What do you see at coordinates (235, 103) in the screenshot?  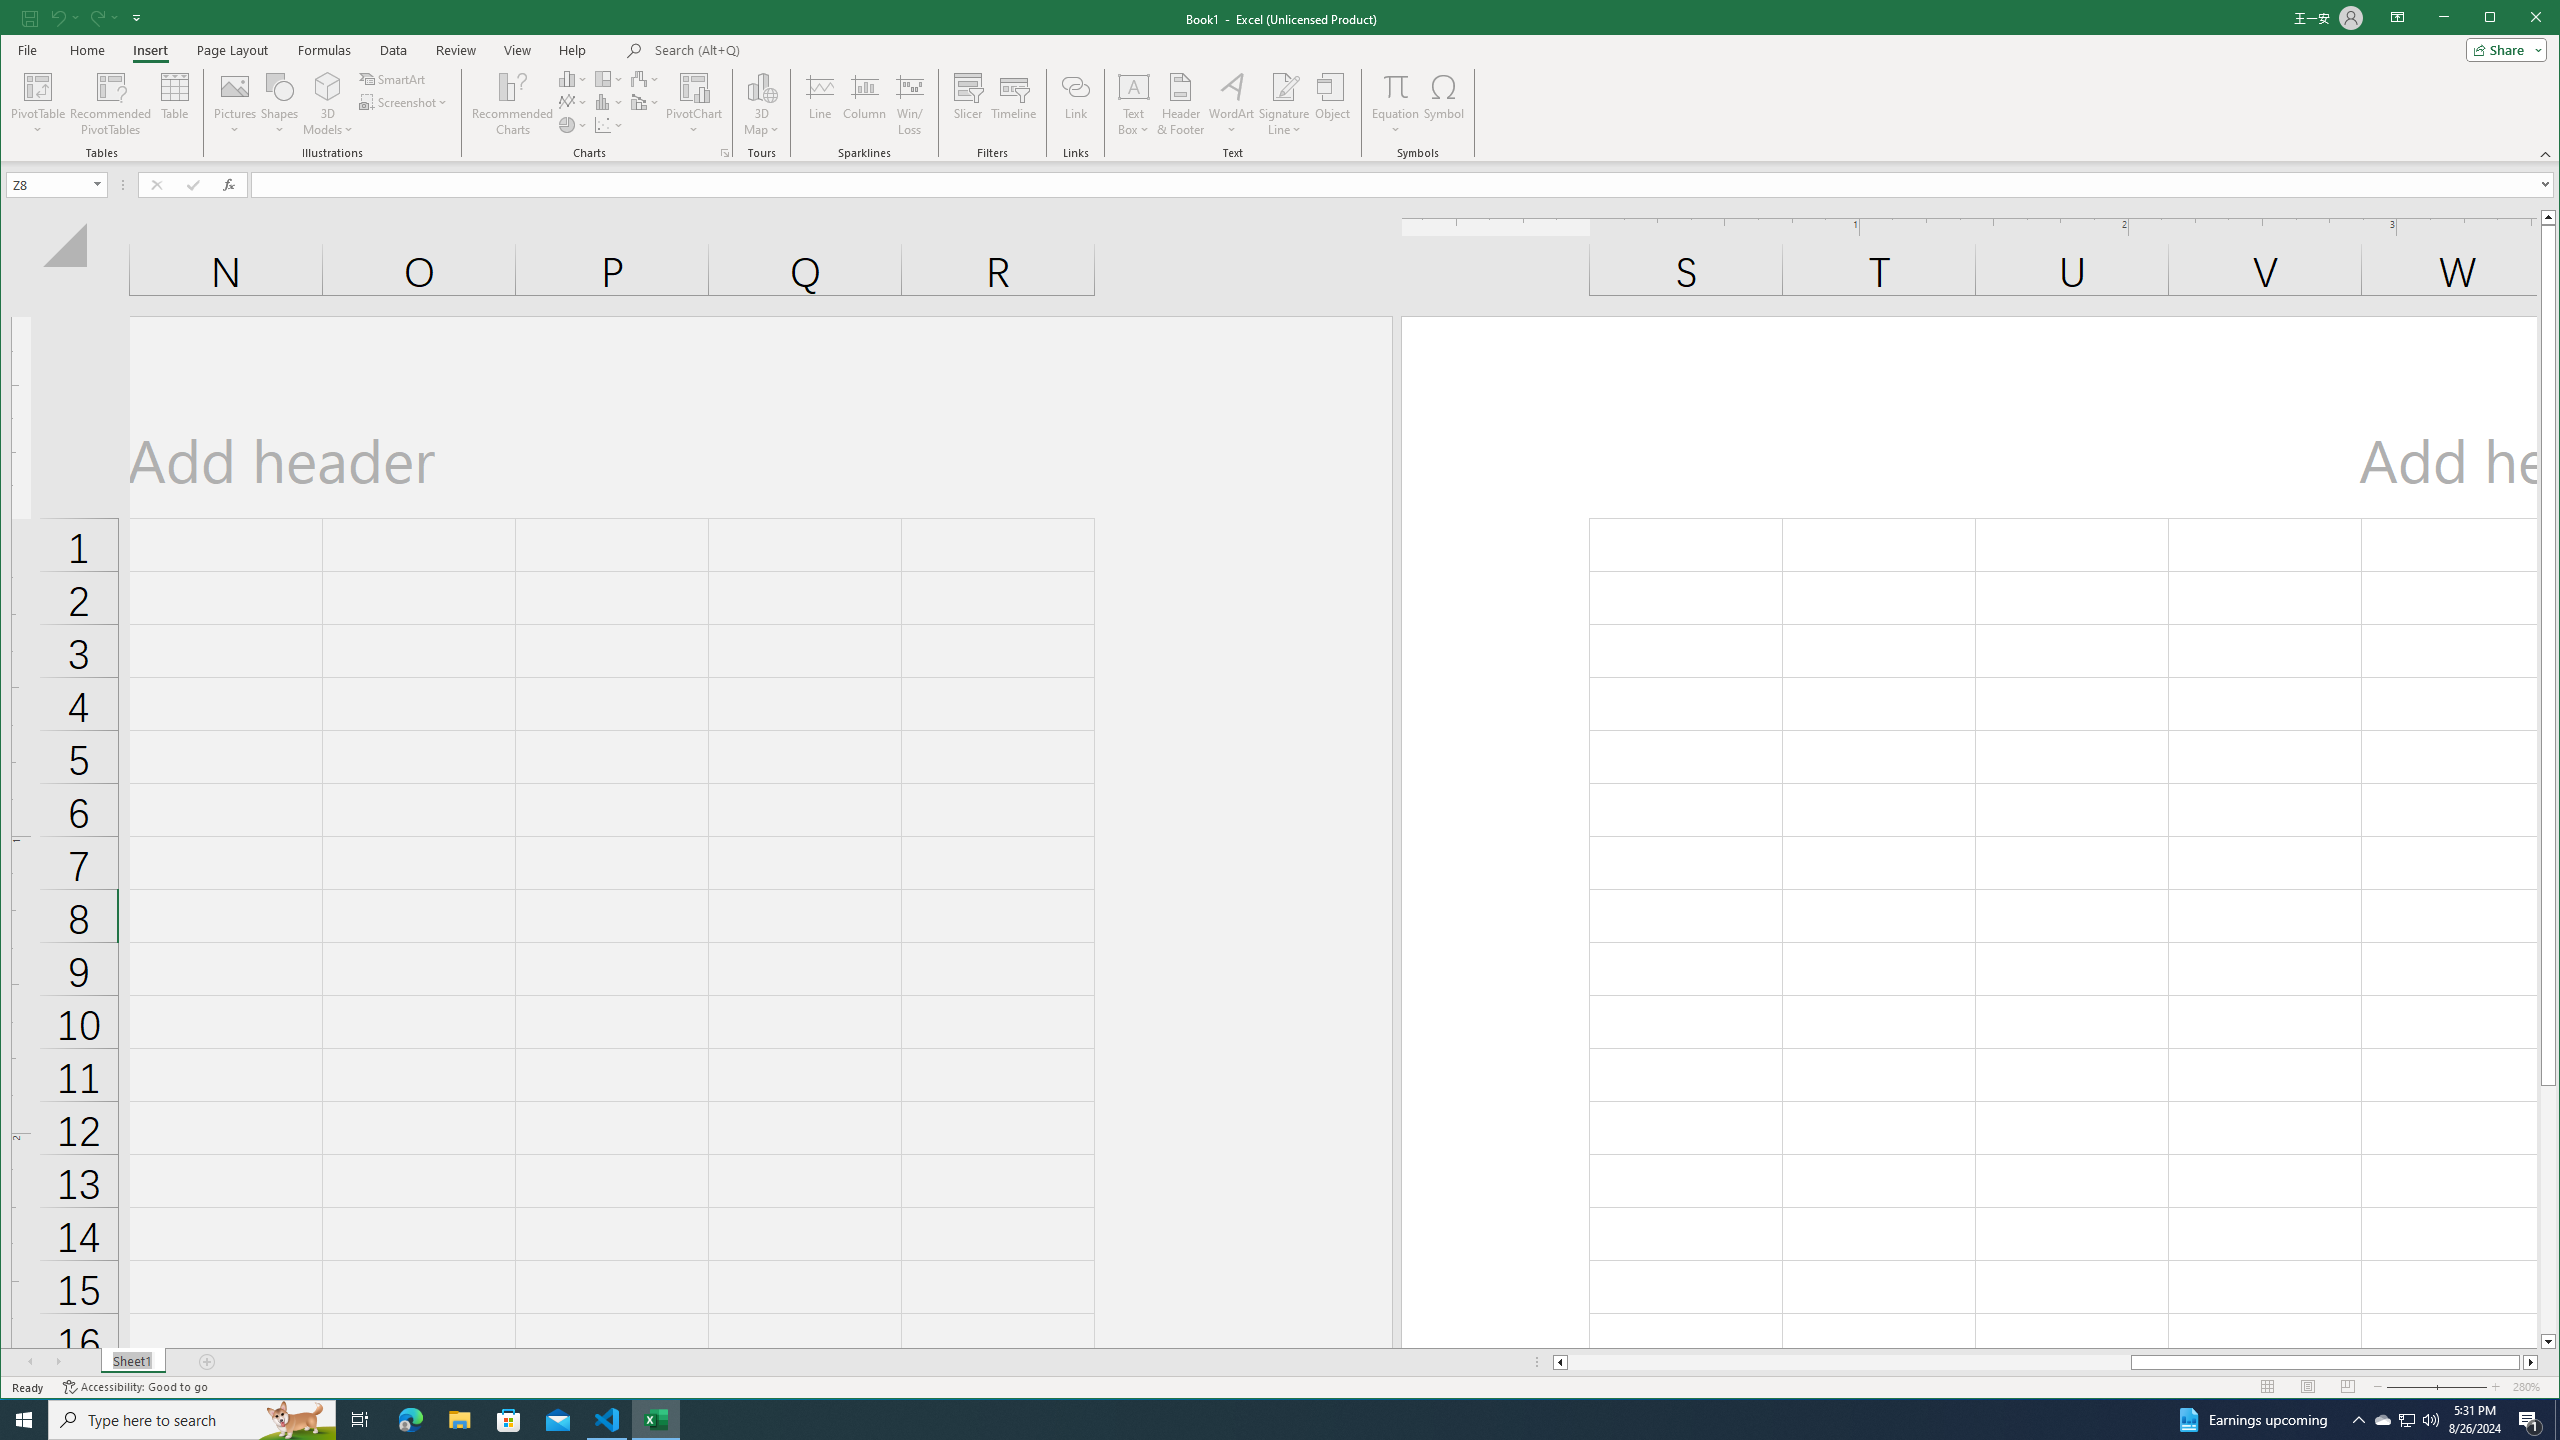 I see `'Pictures'` at bounding box center [235, 103].